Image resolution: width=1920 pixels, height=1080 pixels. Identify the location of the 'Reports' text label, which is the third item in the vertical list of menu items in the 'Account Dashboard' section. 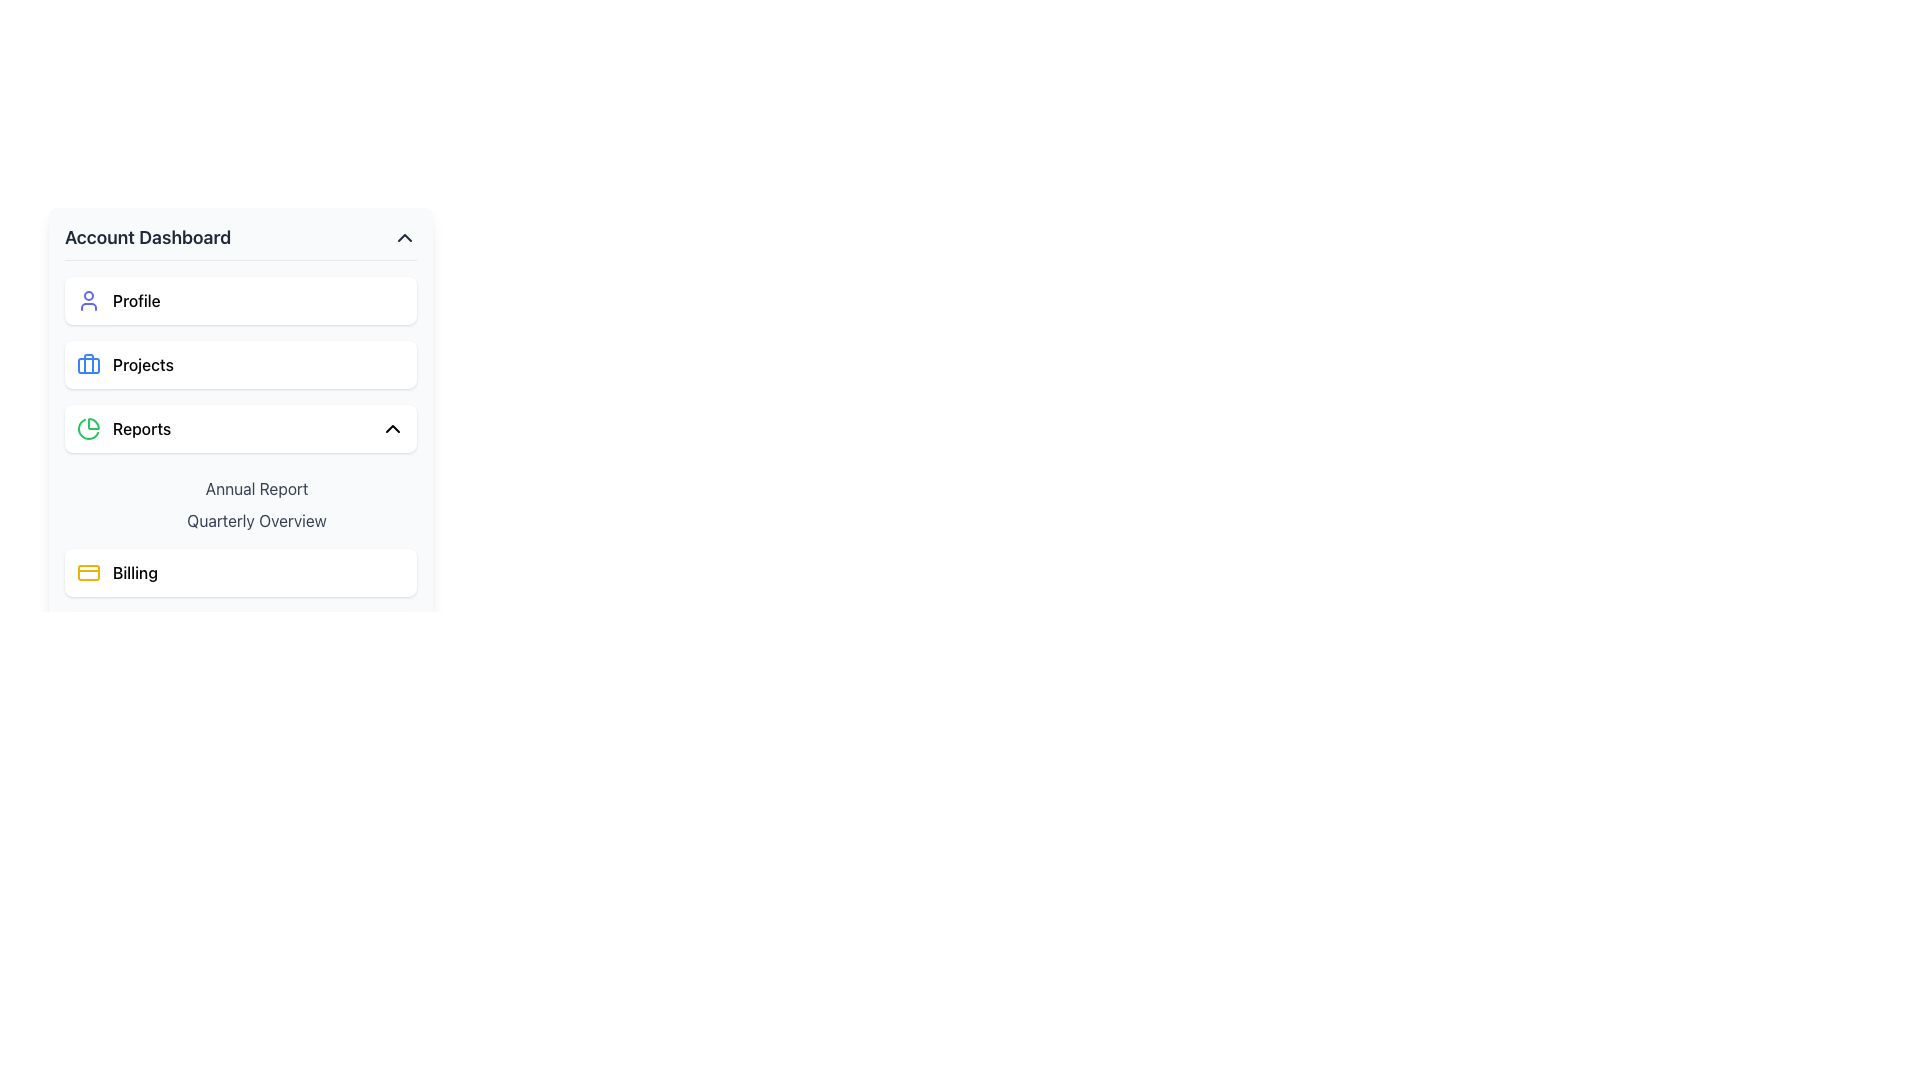
(141, 427).